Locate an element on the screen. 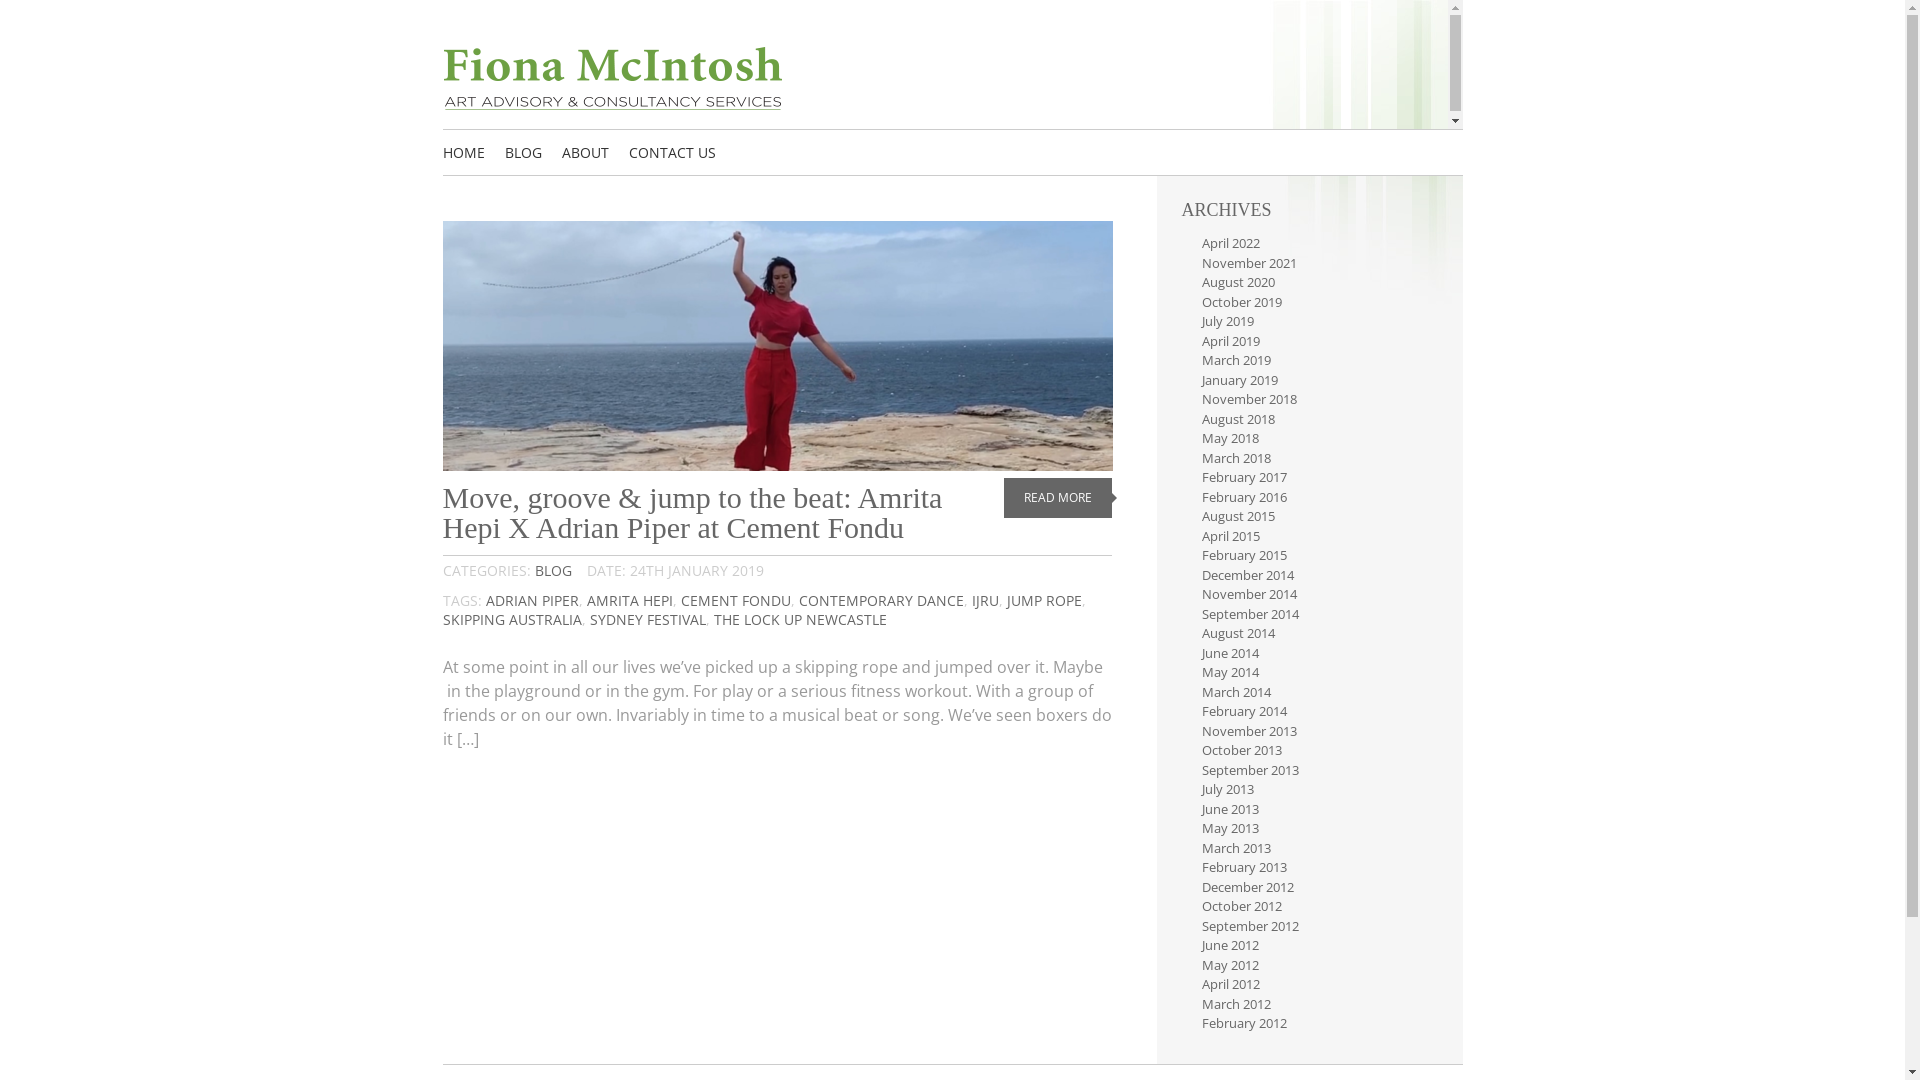 The image size is (1920, 1080). 'December 2014' is located at coordinates (1247, 574).